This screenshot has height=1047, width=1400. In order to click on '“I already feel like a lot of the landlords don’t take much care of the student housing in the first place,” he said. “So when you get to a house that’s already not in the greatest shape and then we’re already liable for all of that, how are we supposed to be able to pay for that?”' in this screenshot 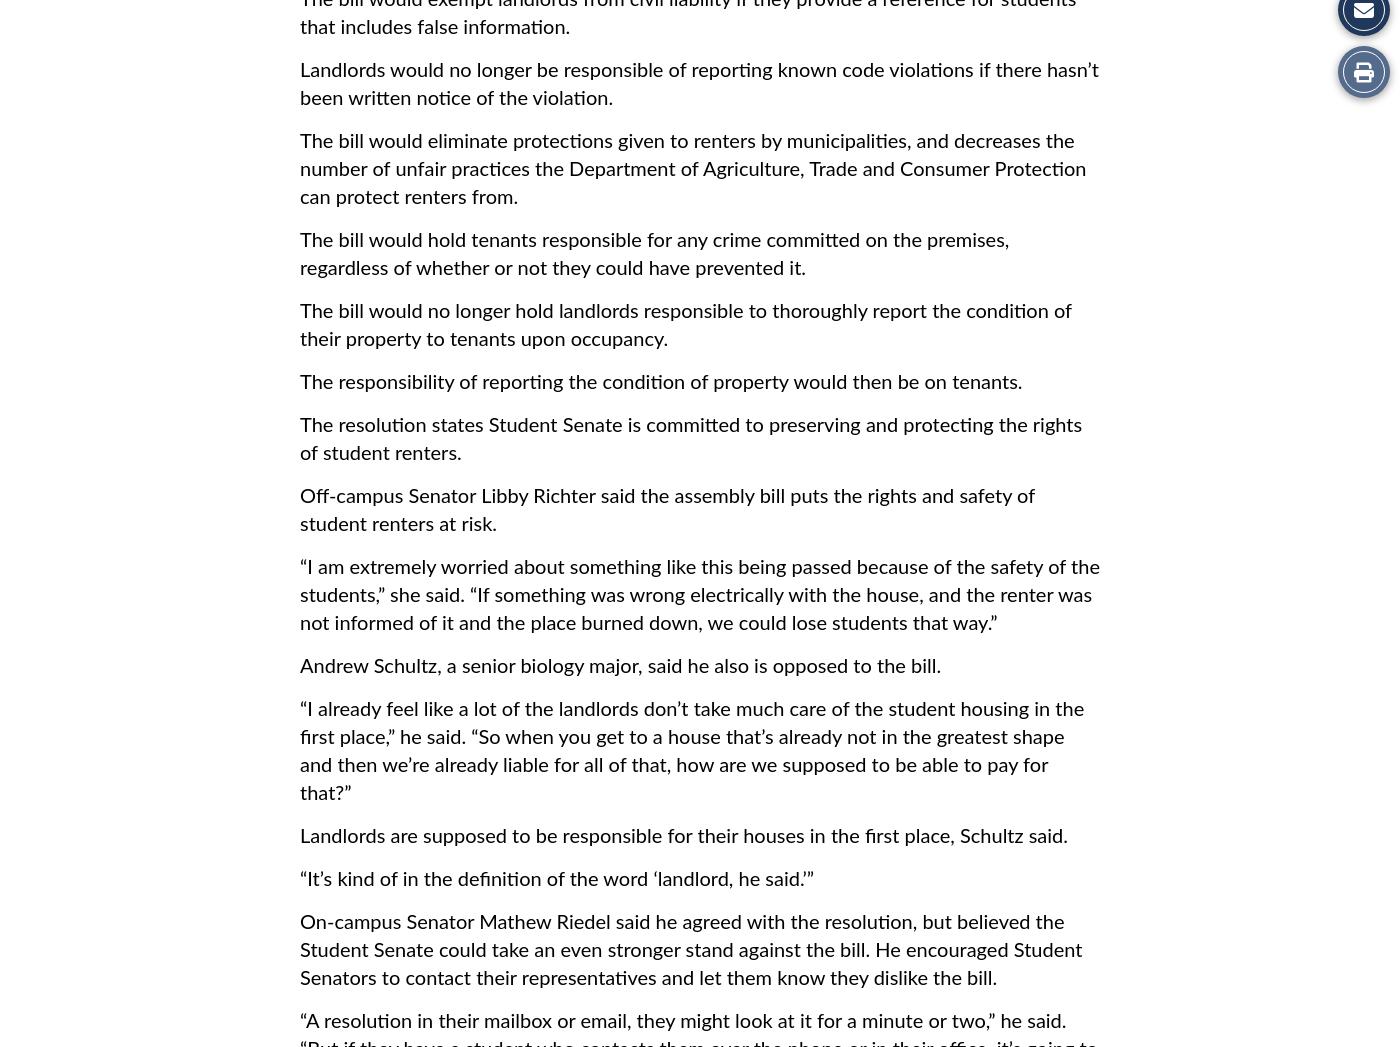, I will do `click(692, 751)`.